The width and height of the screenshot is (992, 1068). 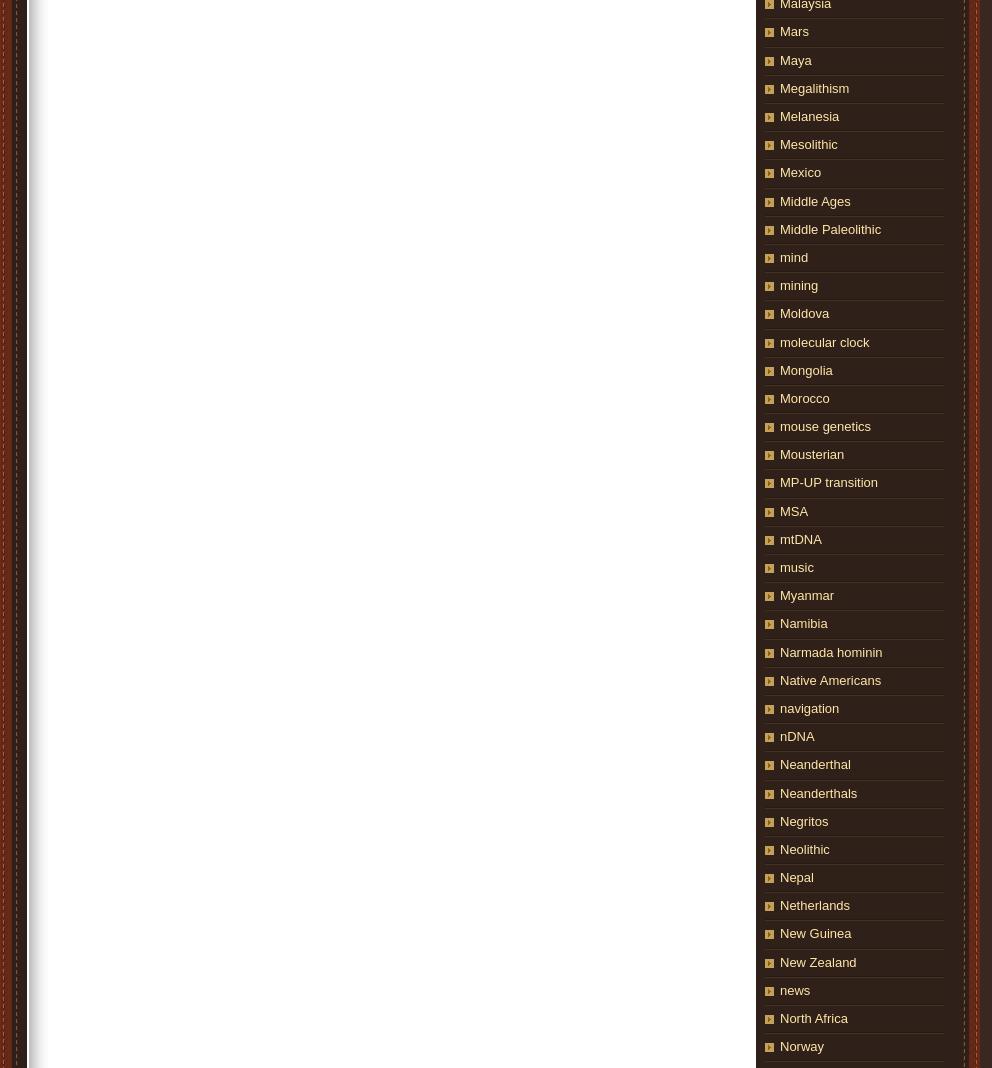 I want to click on 'mtDNA', so click(x=779, y=537).